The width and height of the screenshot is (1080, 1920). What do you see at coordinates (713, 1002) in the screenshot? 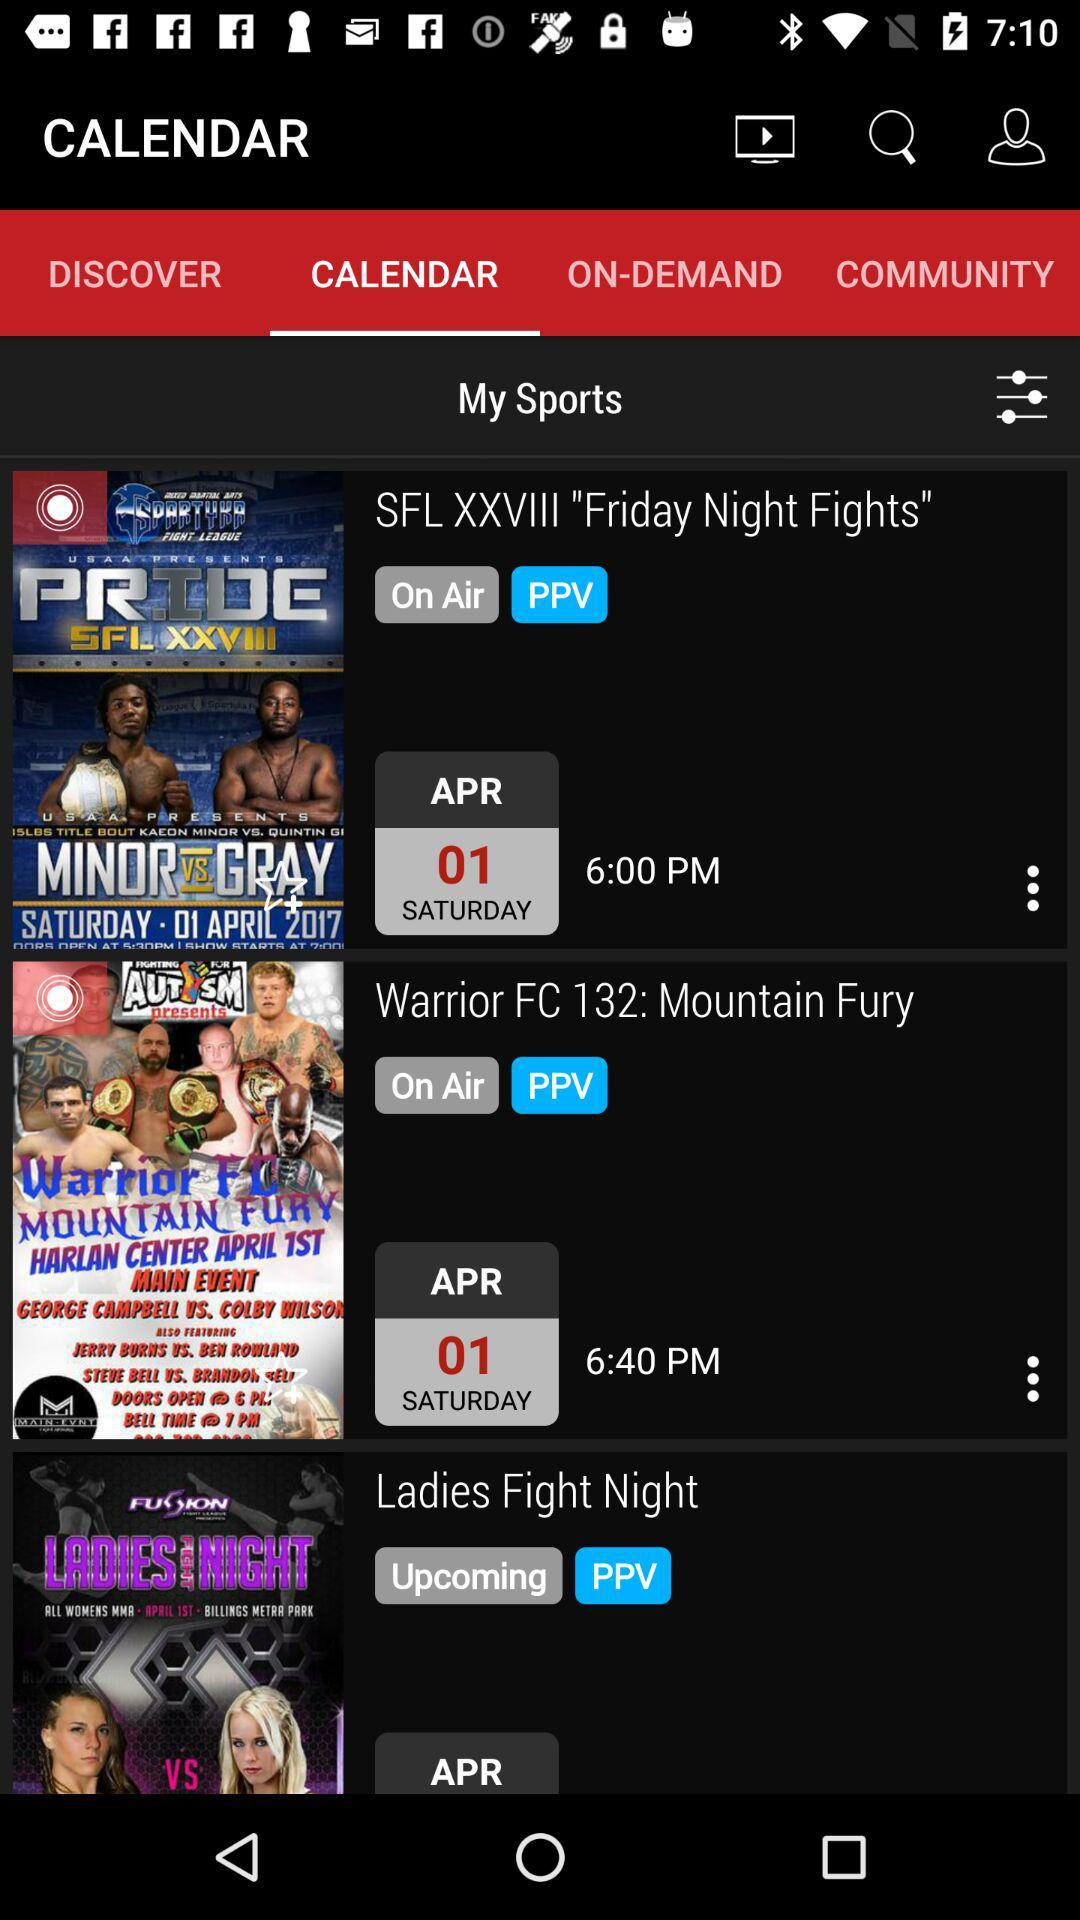
I see `warrior fc 132 item` at bounding box center [713, 1002].